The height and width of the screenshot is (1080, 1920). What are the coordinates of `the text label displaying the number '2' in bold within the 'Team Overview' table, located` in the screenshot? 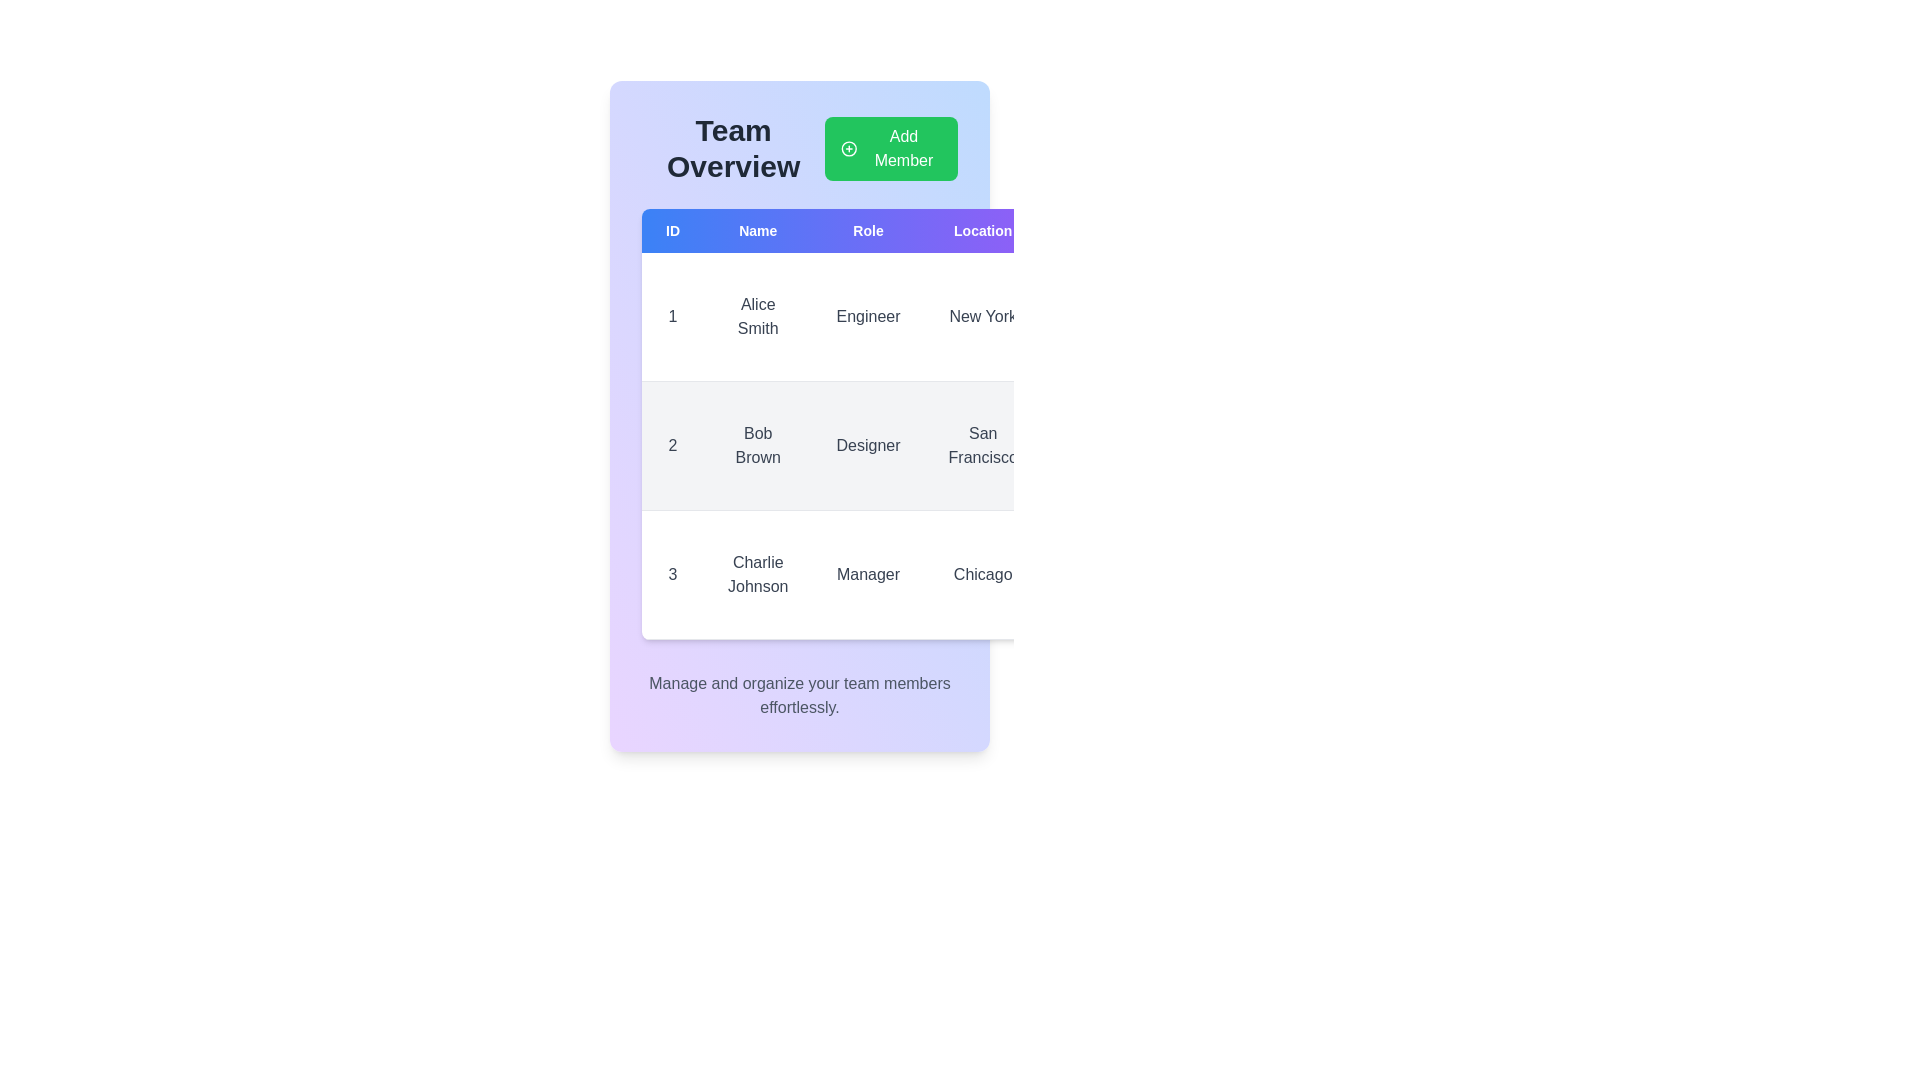 It's located at (672, 445).